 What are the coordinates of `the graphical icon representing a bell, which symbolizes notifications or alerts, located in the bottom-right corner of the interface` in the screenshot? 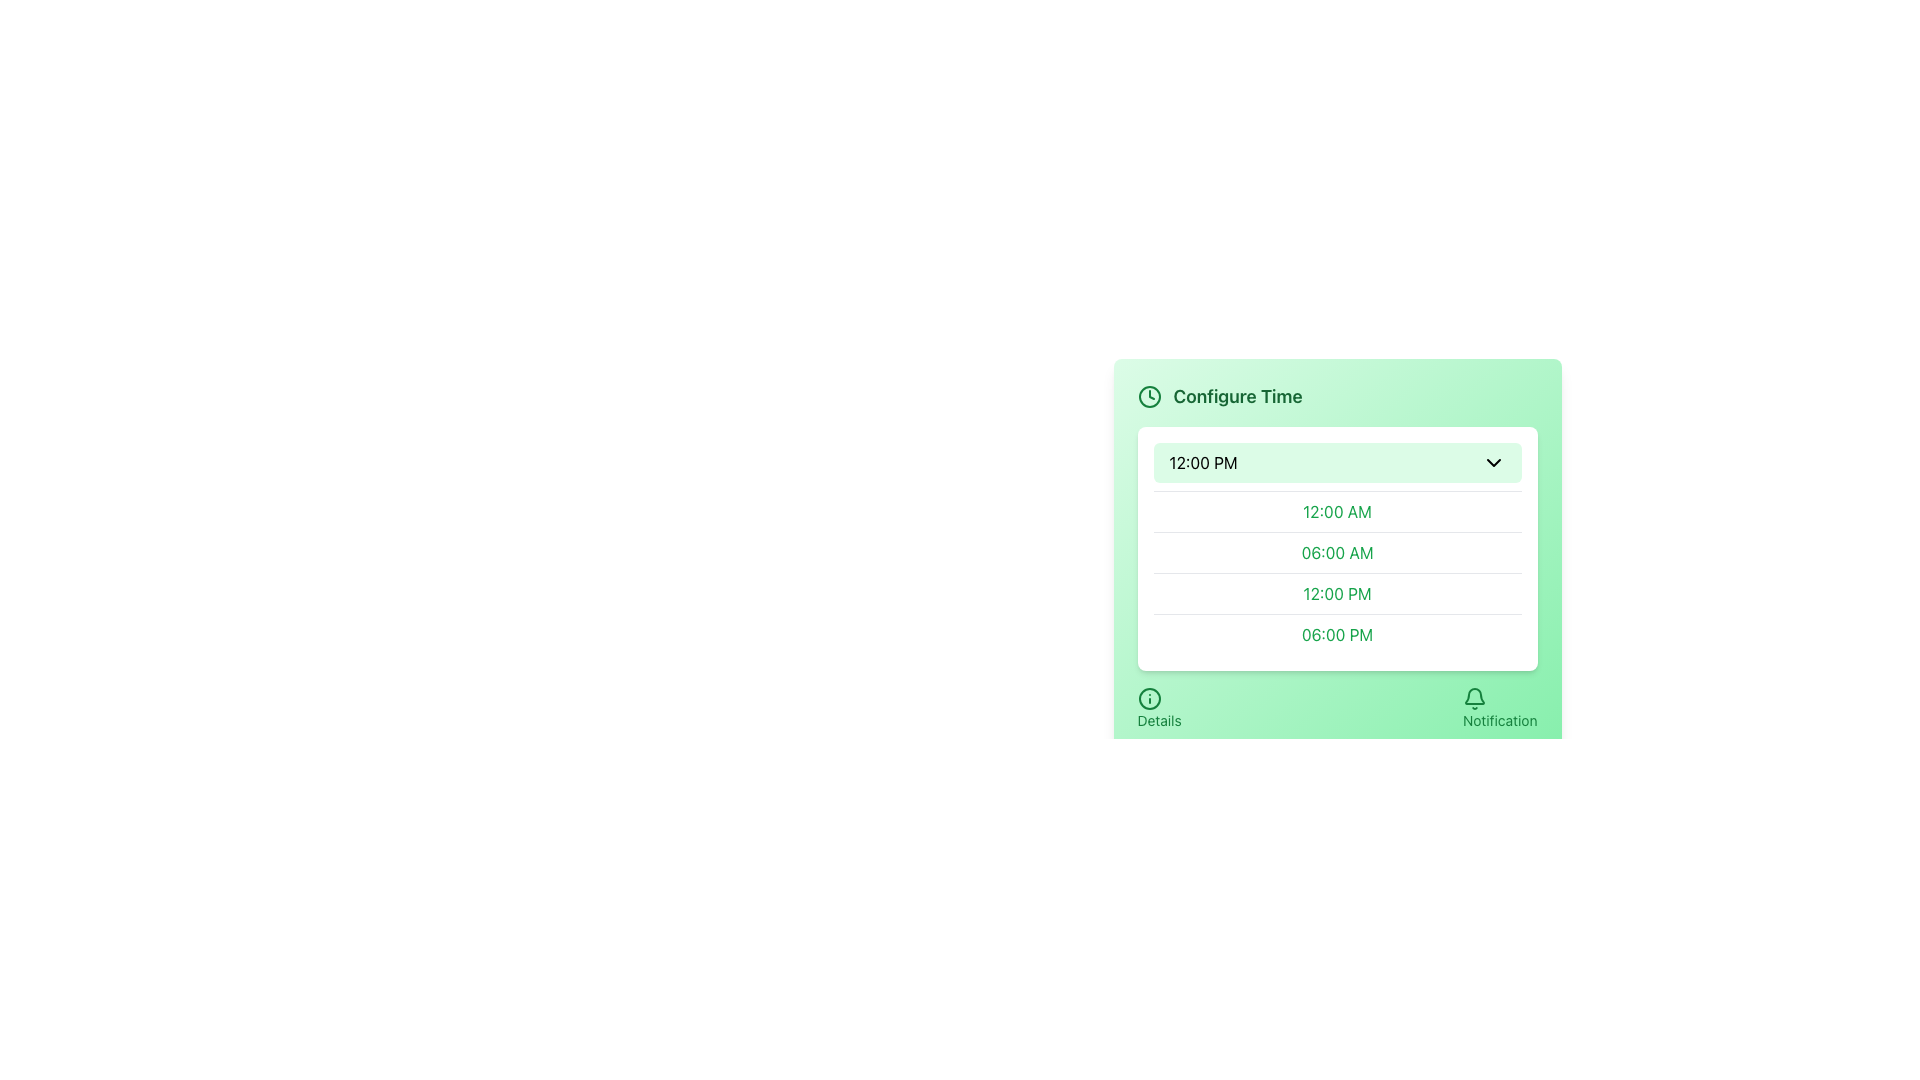 It's located at (1474, 695).